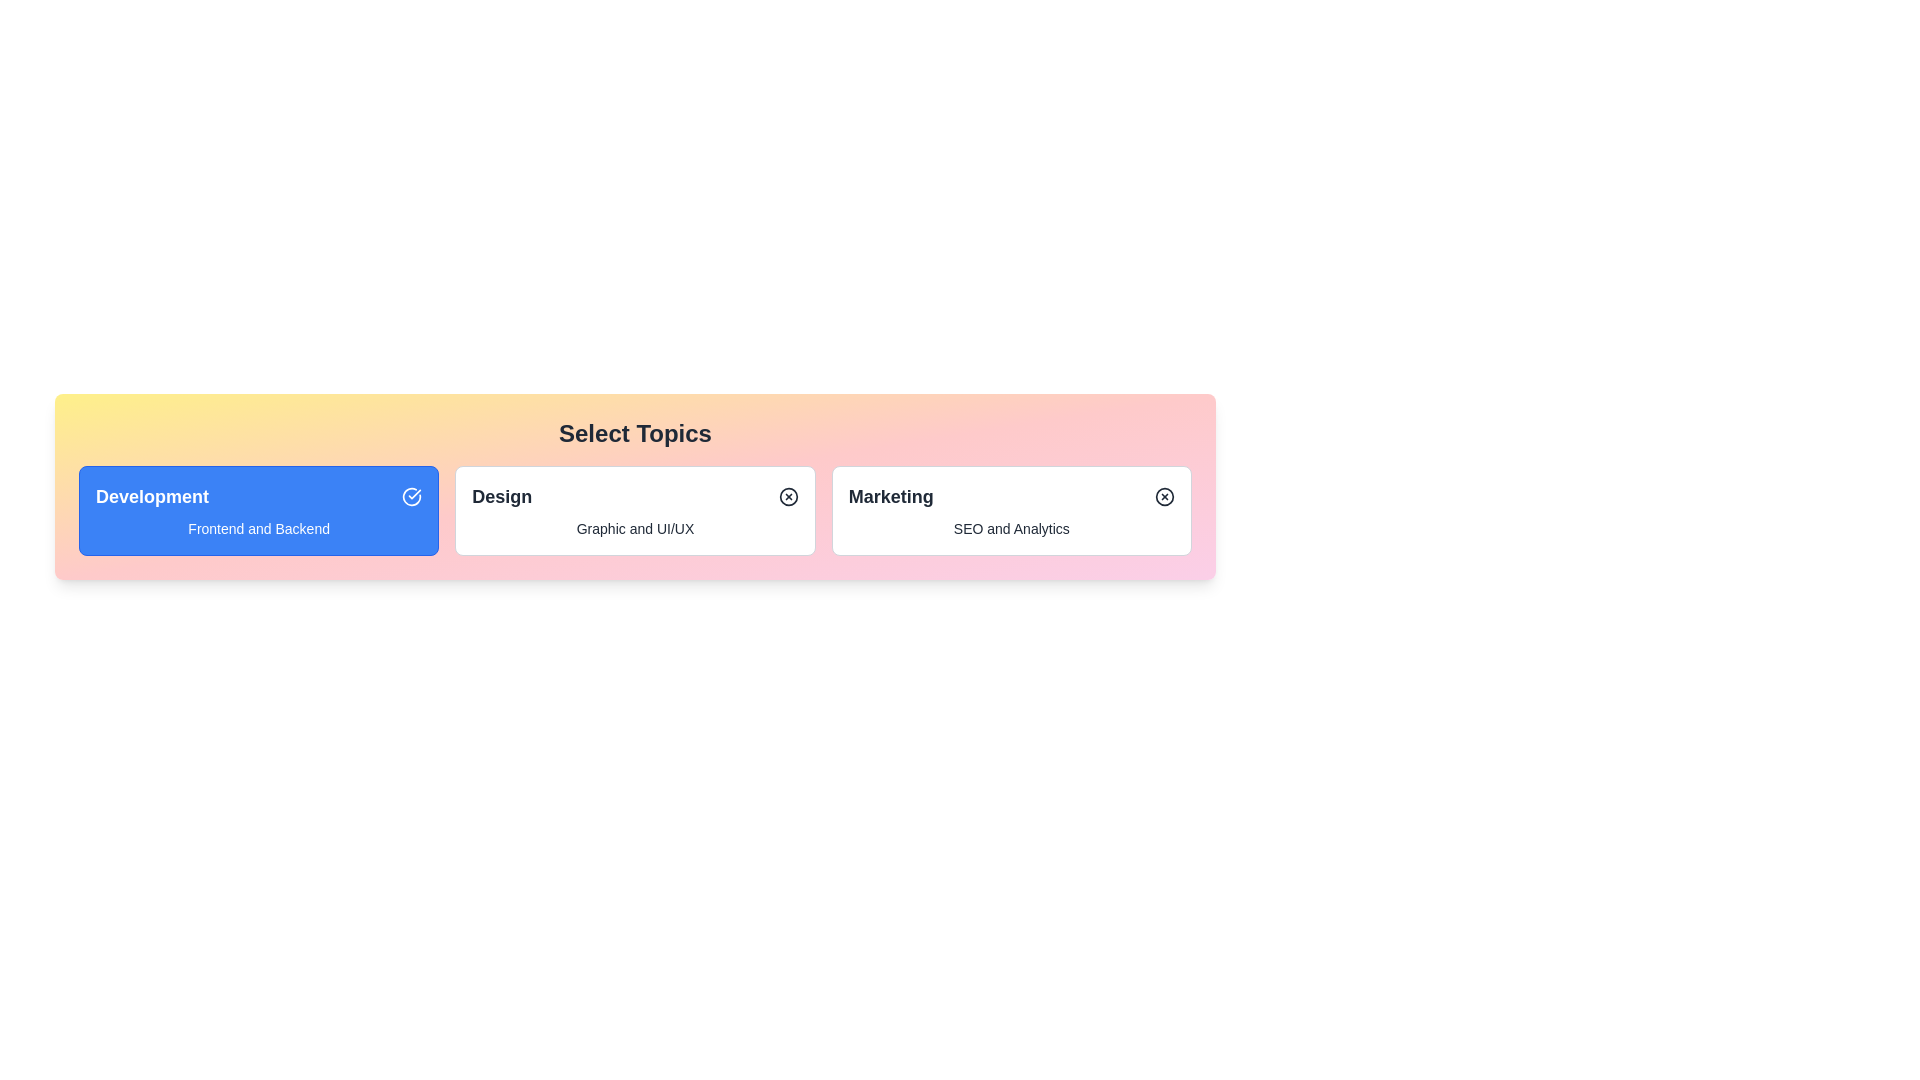  Describe the element at coordinates (1011, 509) in the screenshot. I see `the chip labeled Marketing to observe its hover effects` at that location.